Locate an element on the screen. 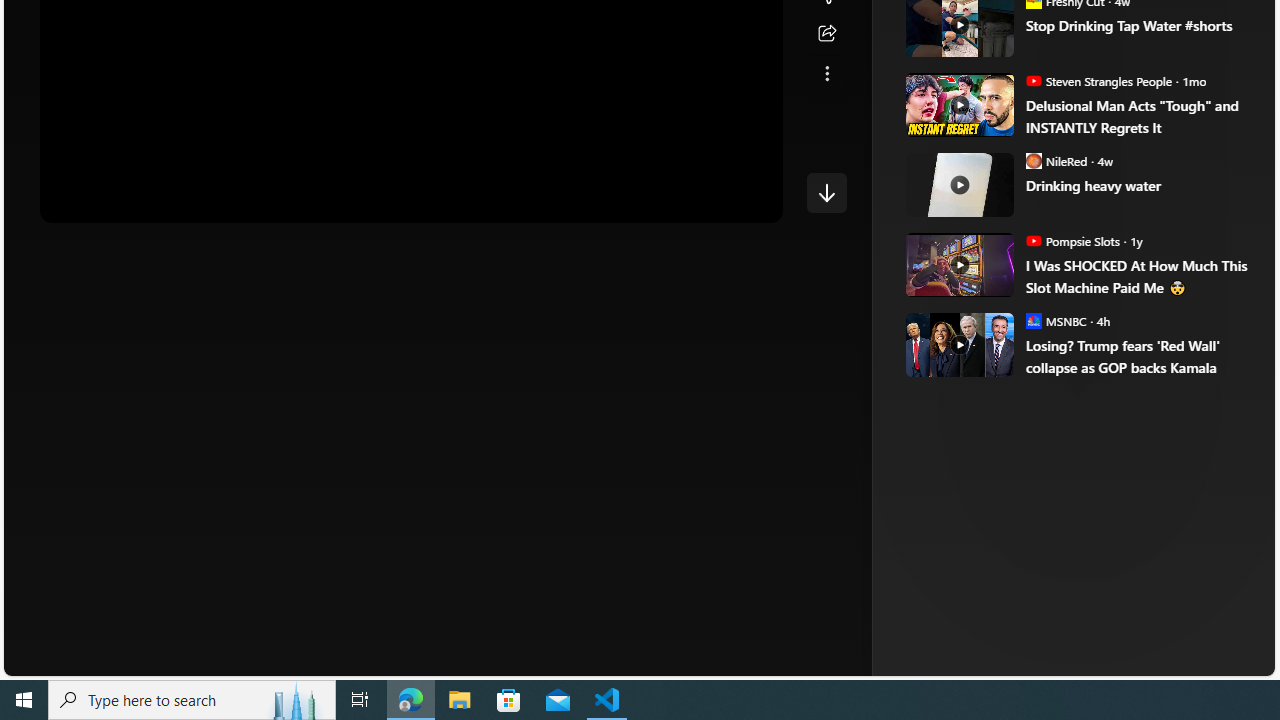  'MSNBC MSNBC' is located at coordinates (1055, 319).